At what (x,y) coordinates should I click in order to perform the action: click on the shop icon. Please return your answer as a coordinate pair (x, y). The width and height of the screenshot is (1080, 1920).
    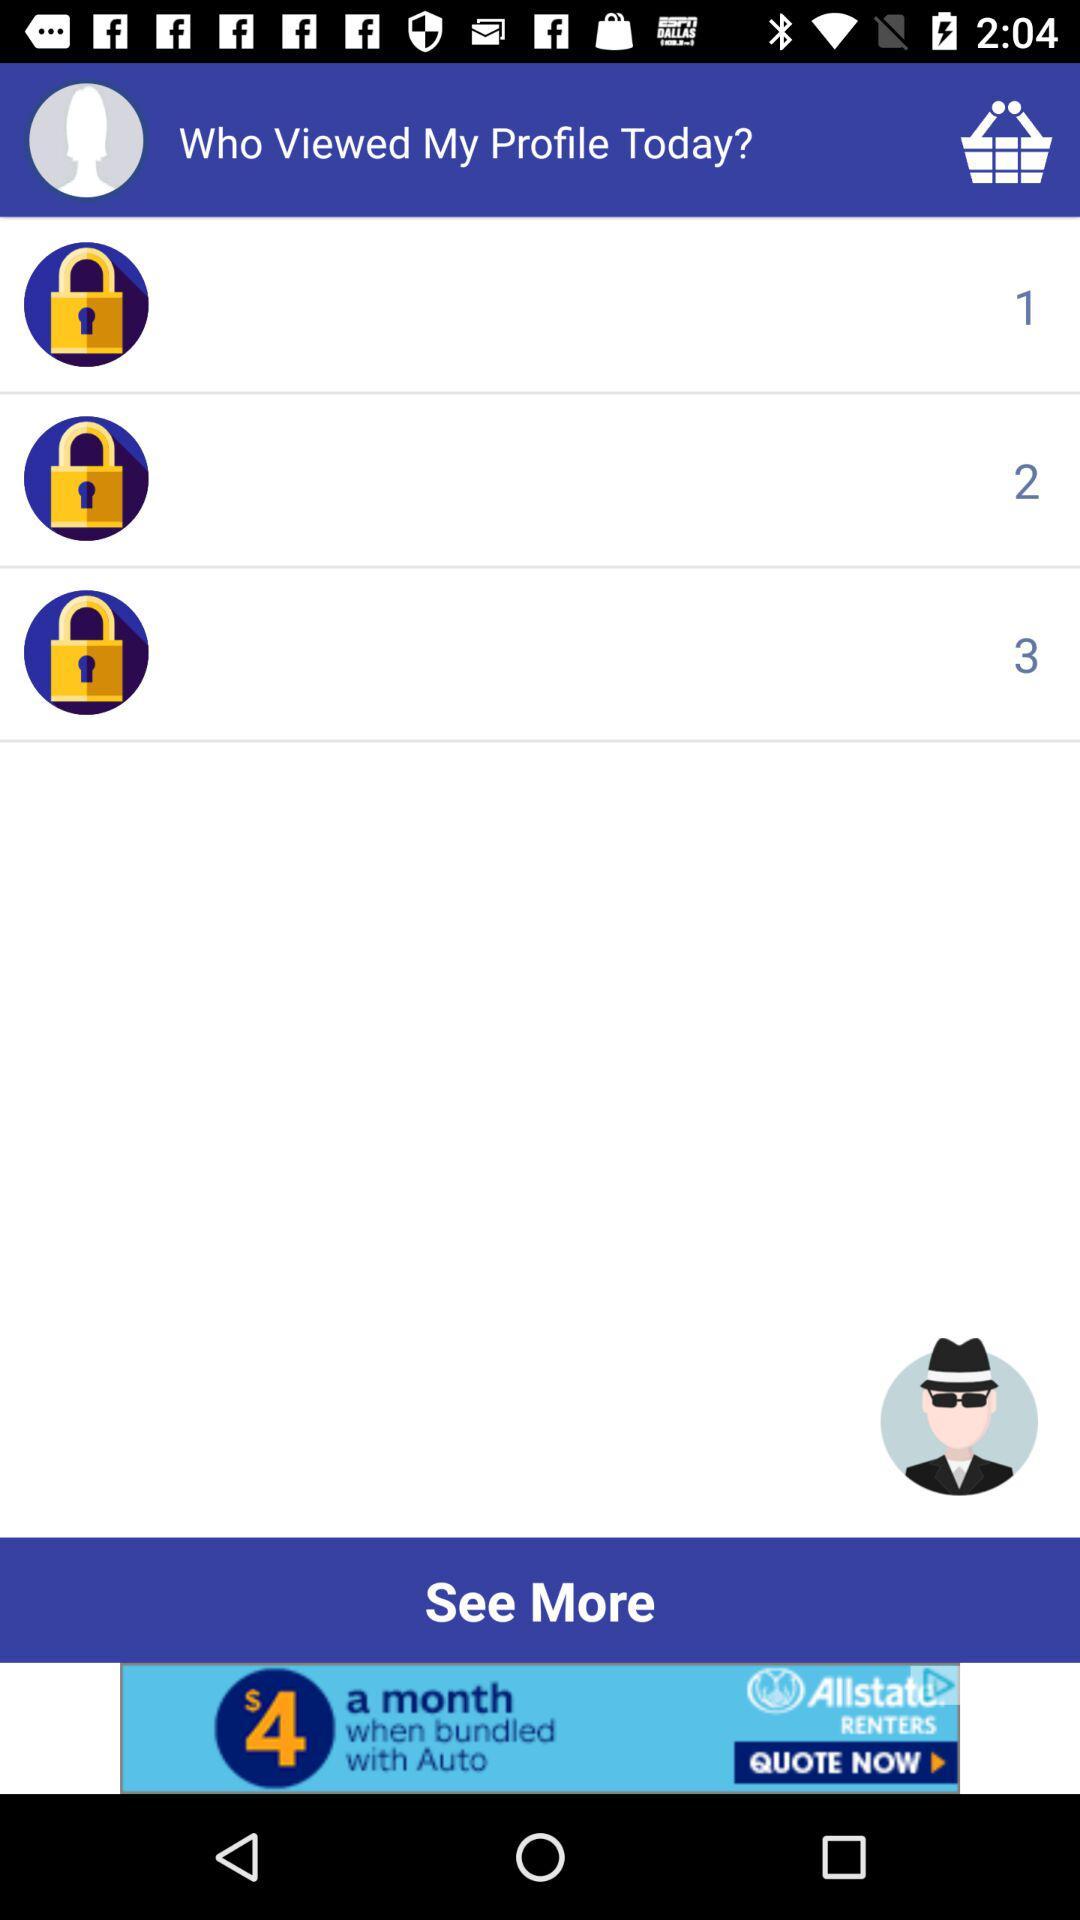
    Looking at the image, I should click on (1006, 140).